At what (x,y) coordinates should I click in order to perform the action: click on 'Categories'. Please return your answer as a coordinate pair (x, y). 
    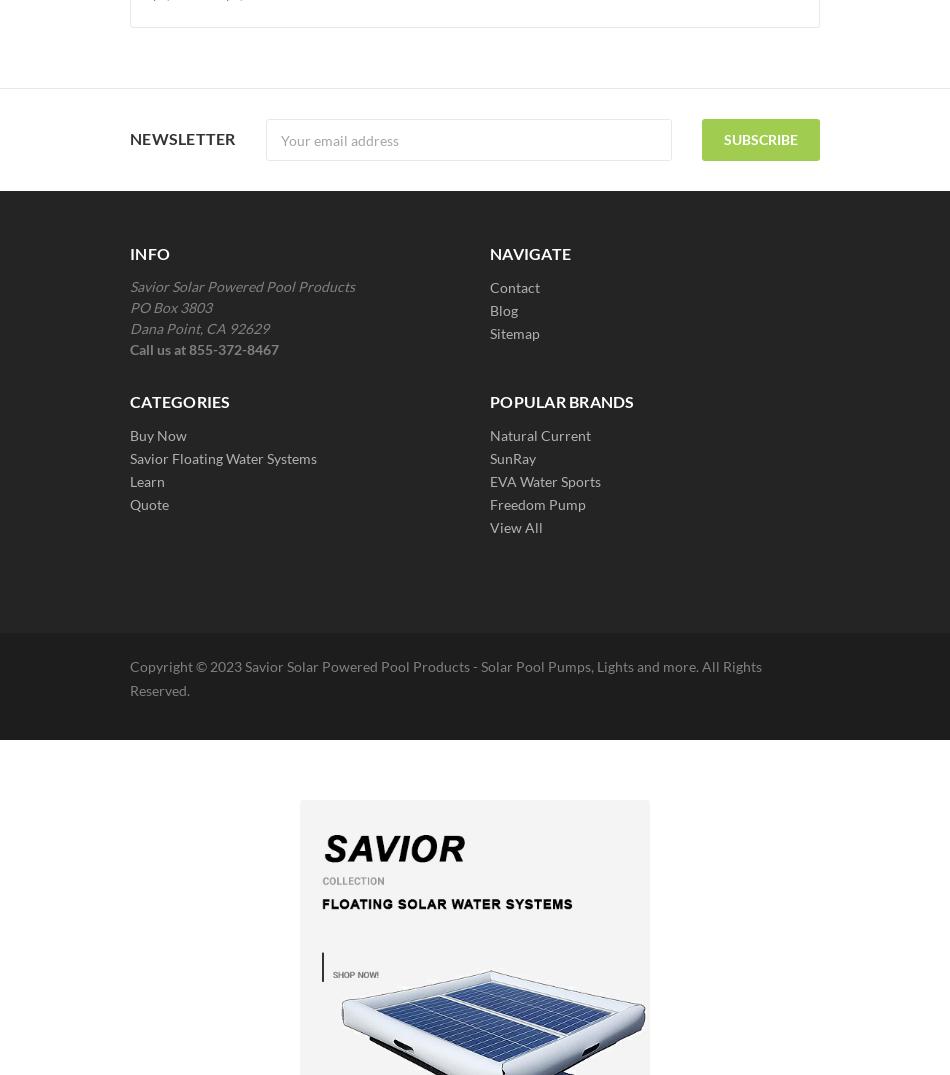
    Looking at the image, I should click on (180, 400).